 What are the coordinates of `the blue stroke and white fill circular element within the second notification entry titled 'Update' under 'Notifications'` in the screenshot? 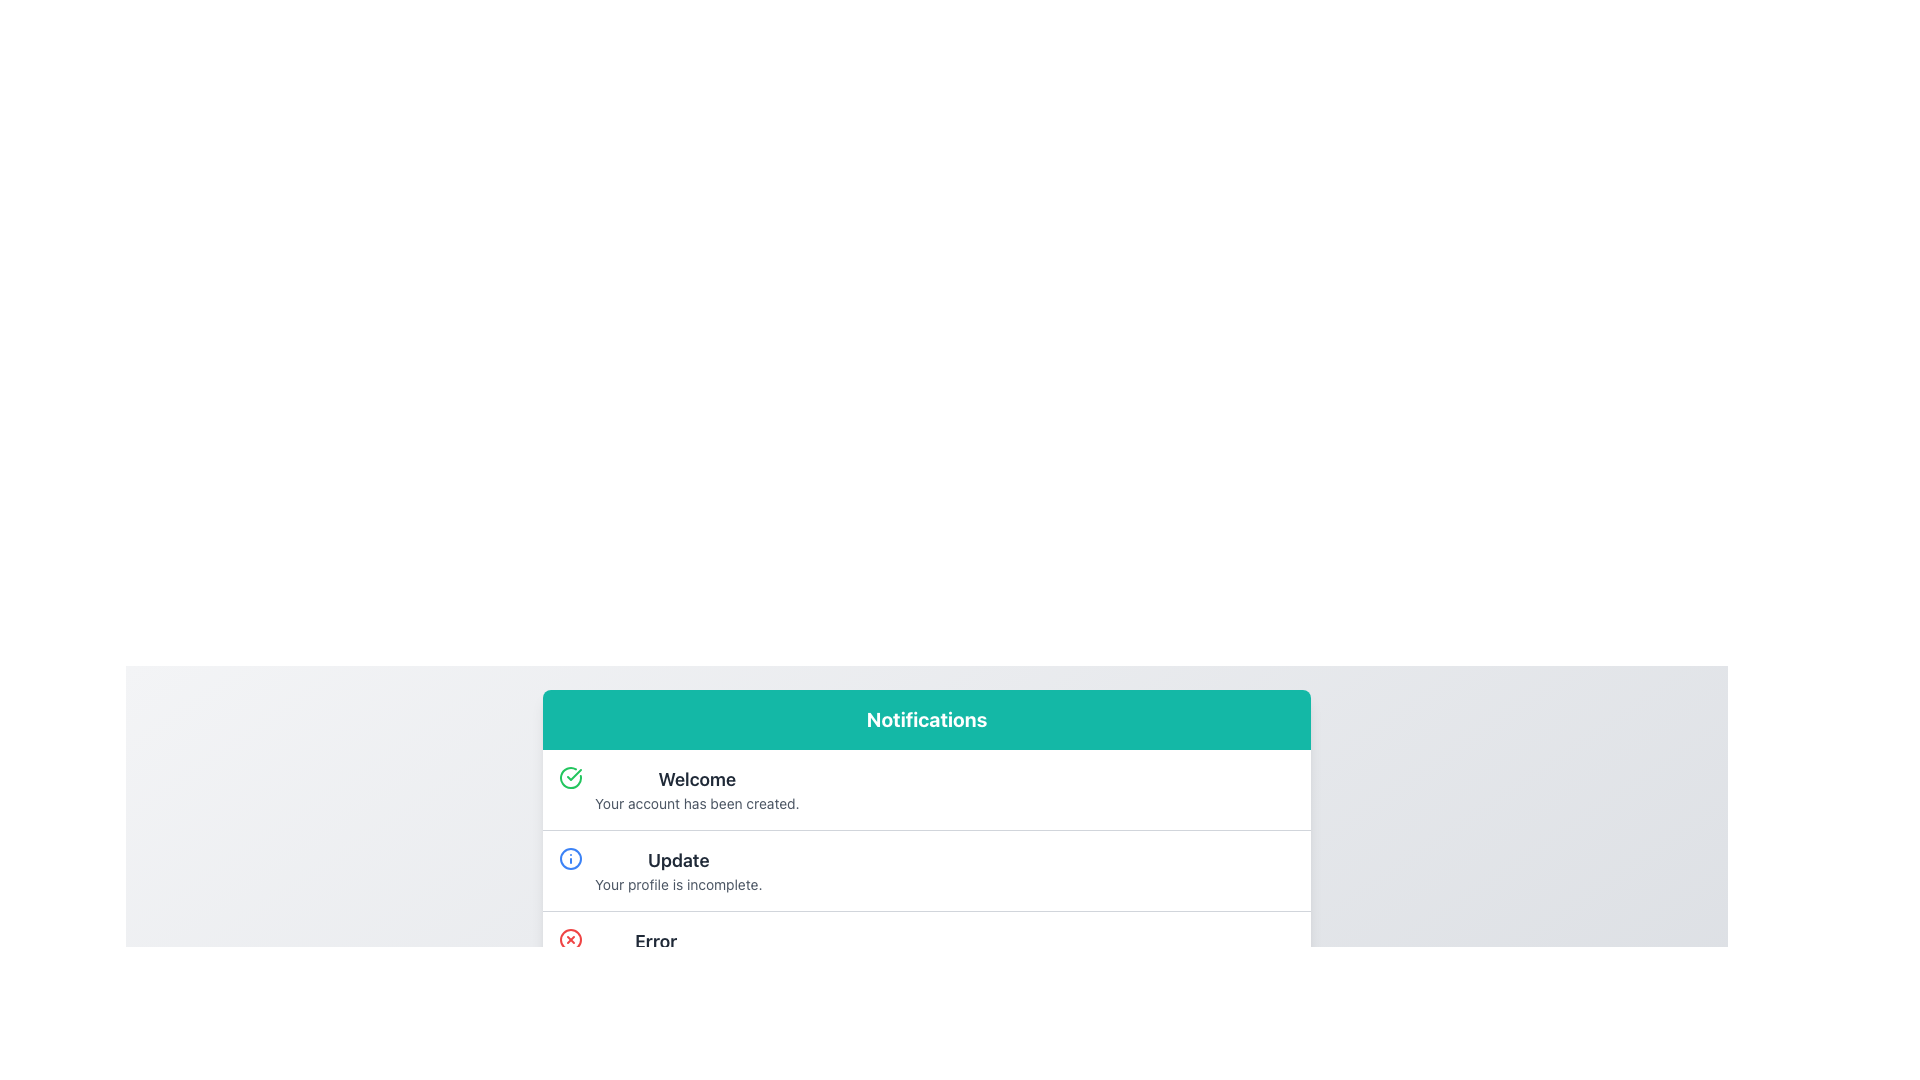 It's located at (570, 858).